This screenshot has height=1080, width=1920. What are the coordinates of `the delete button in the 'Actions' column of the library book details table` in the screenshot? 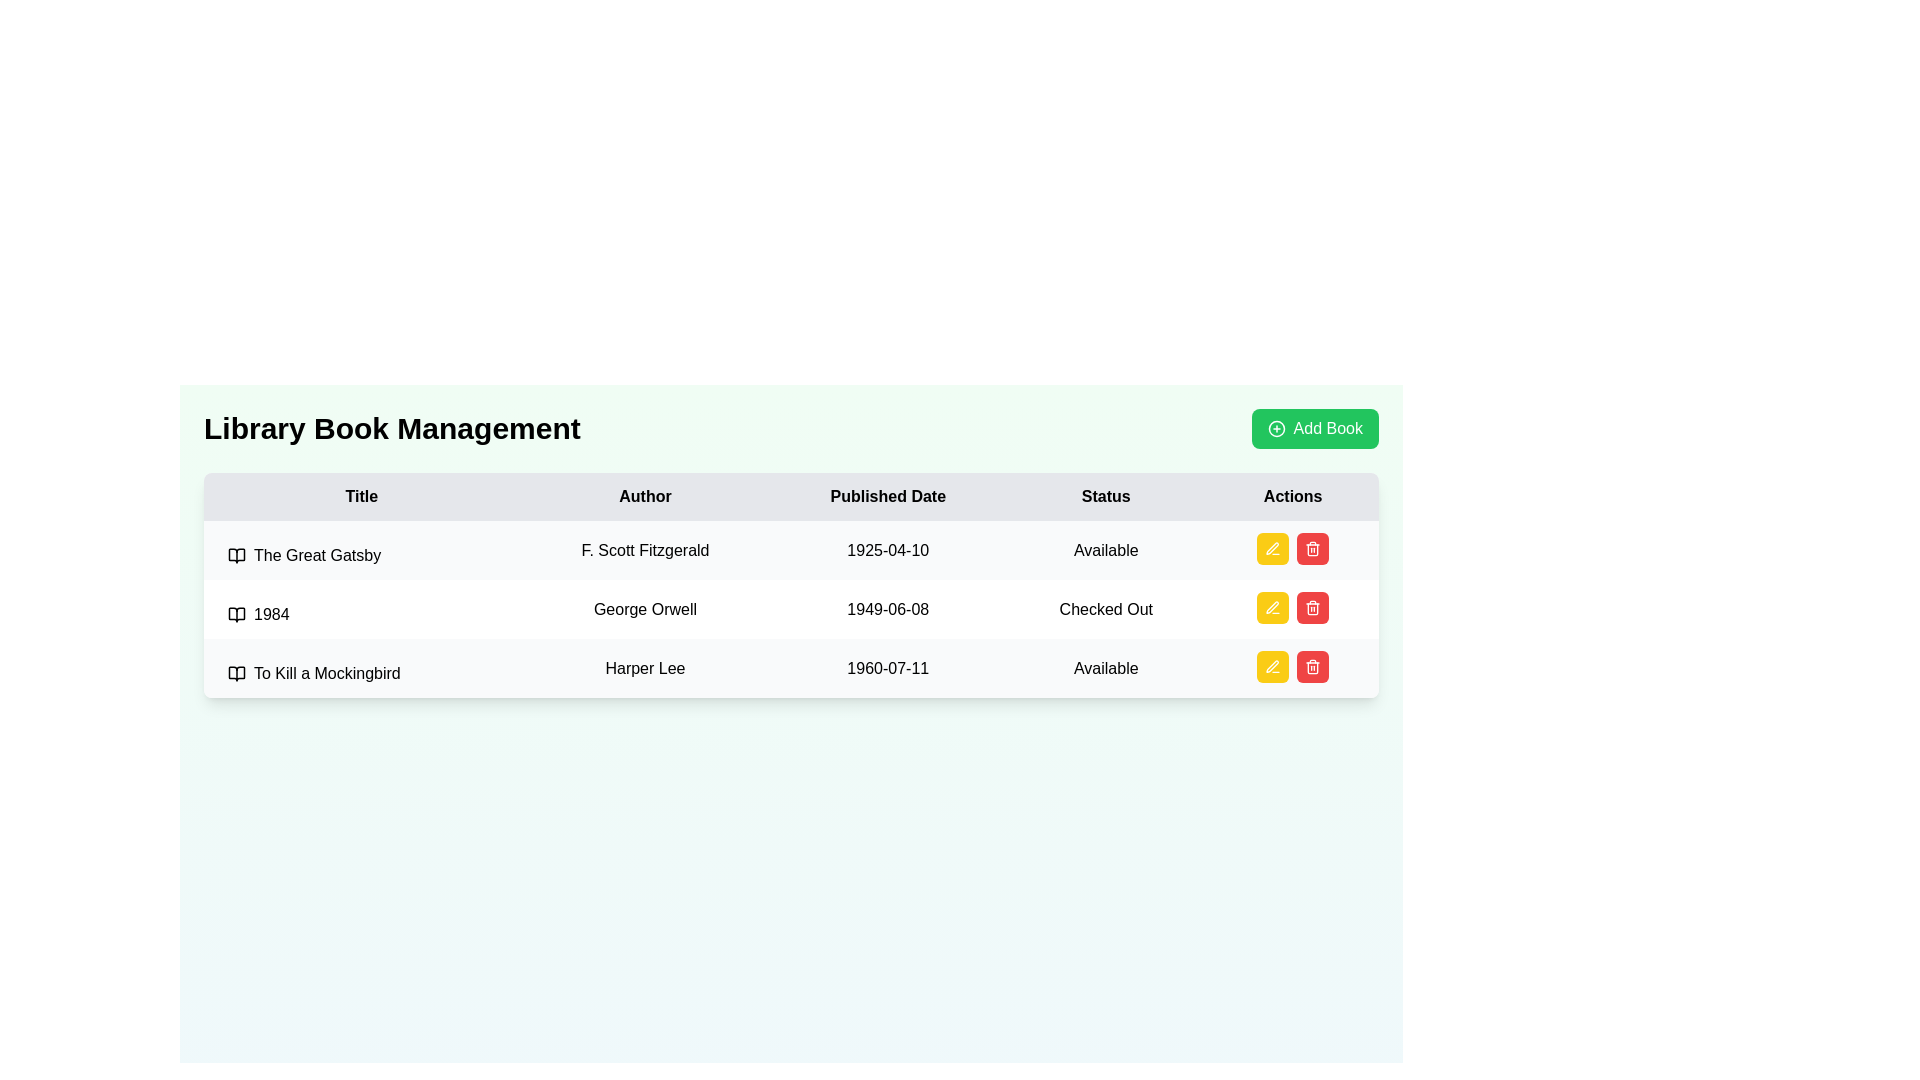 It's located at (1313, 607).